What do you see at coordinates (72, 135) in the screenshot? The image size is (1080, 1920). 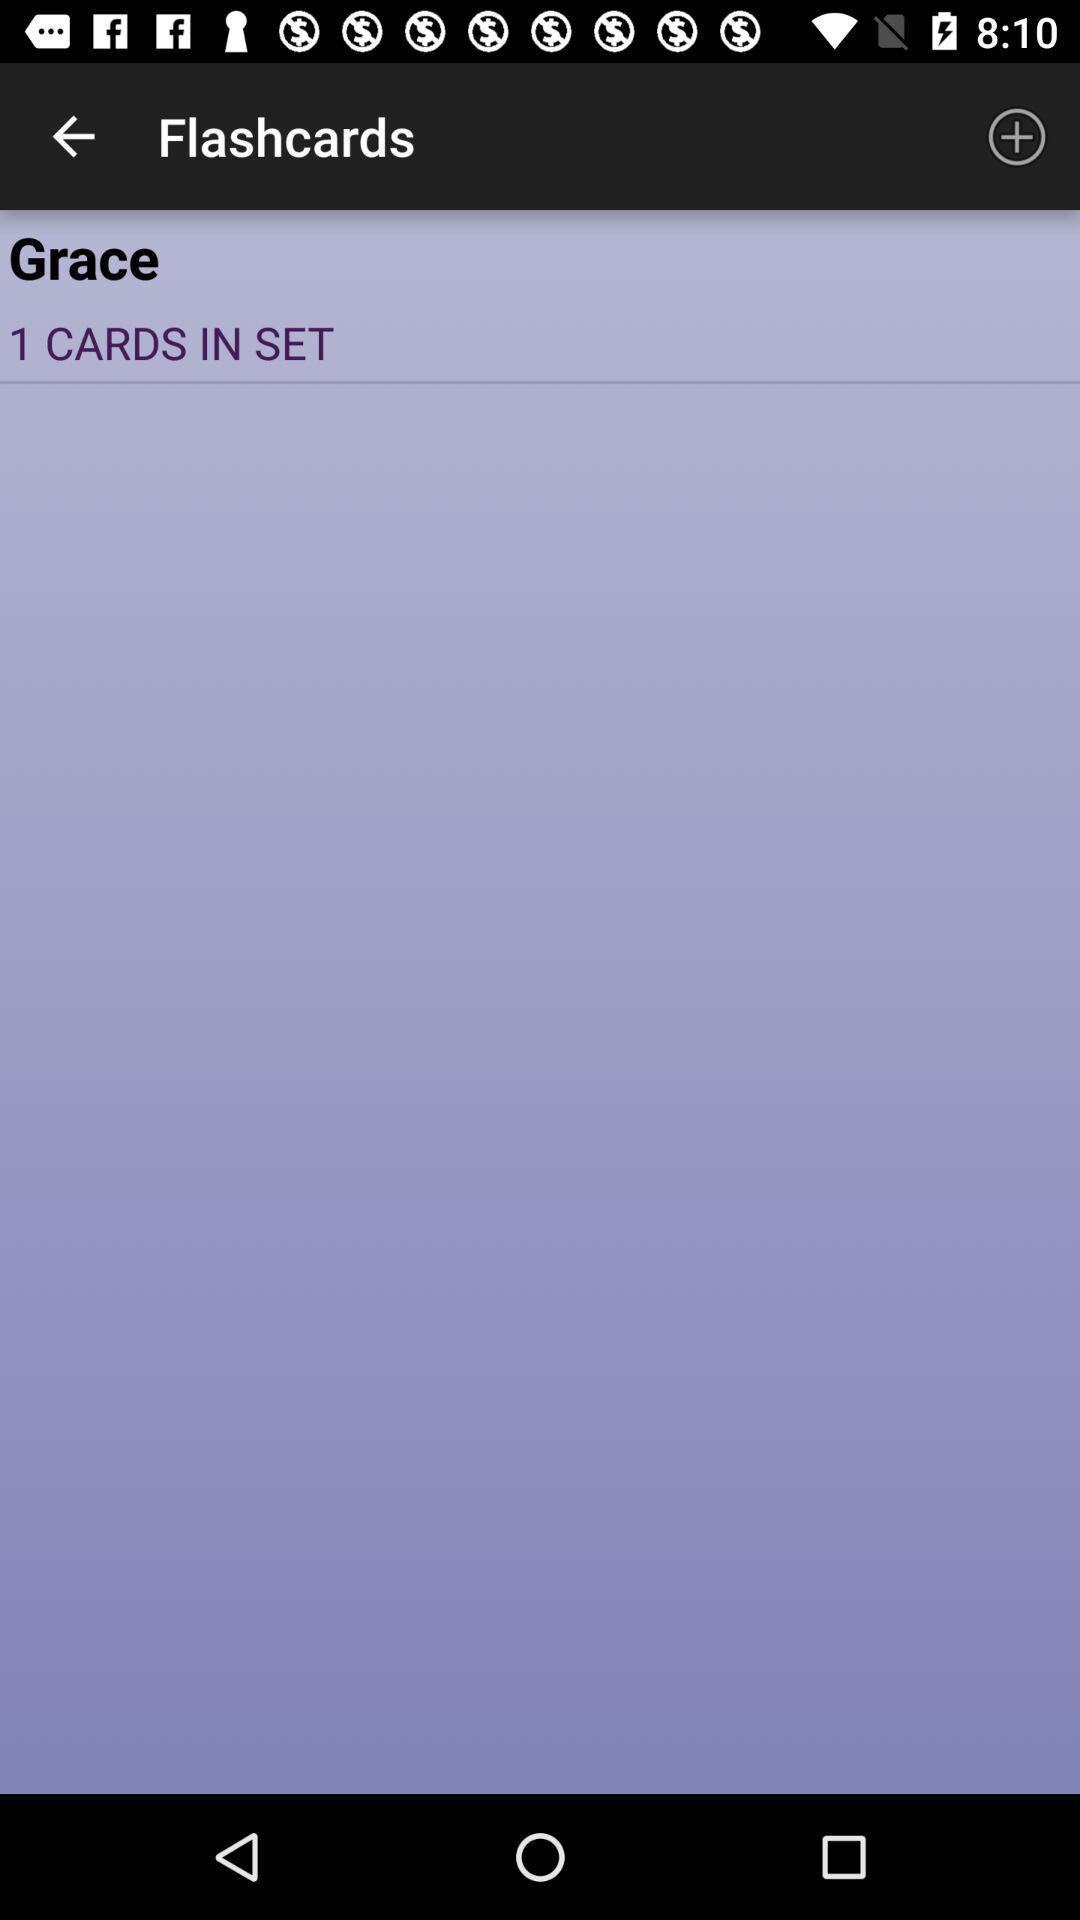 I see `icon next to the flashcards item` at bounding box center [72, 135].